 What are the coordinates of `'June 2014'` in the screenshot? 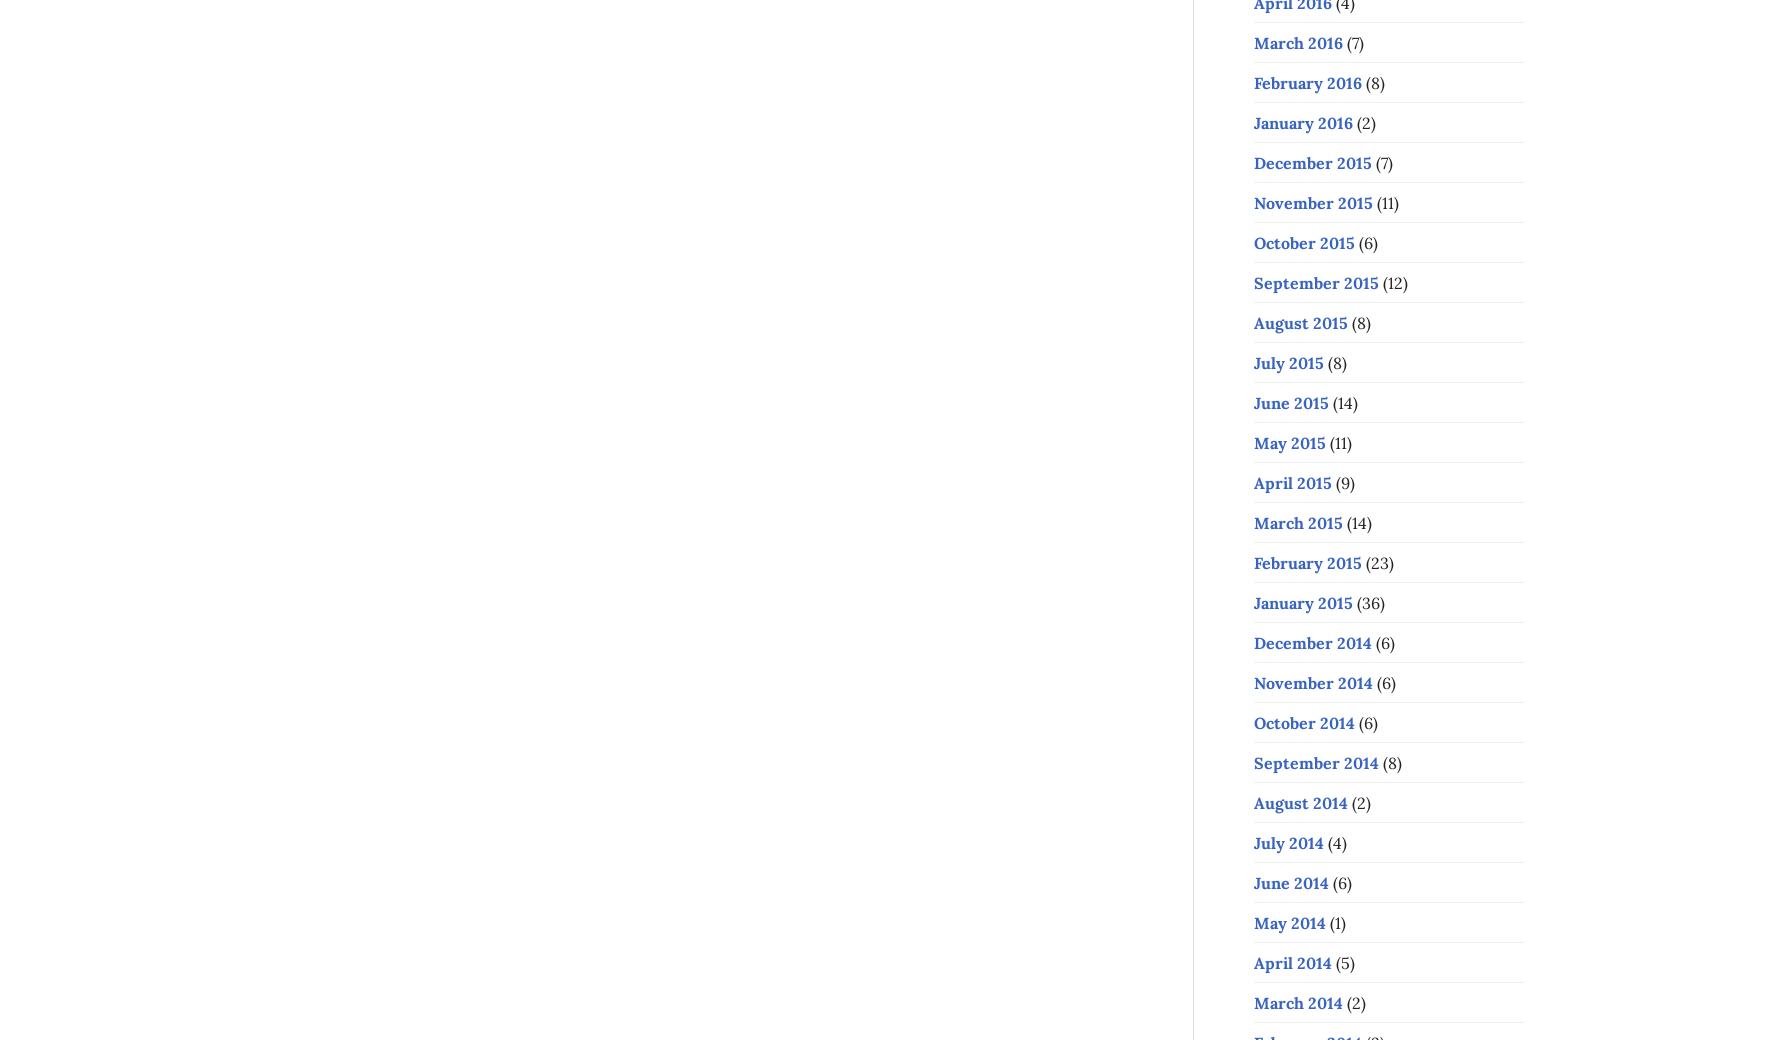 It's located at (1290, 881).